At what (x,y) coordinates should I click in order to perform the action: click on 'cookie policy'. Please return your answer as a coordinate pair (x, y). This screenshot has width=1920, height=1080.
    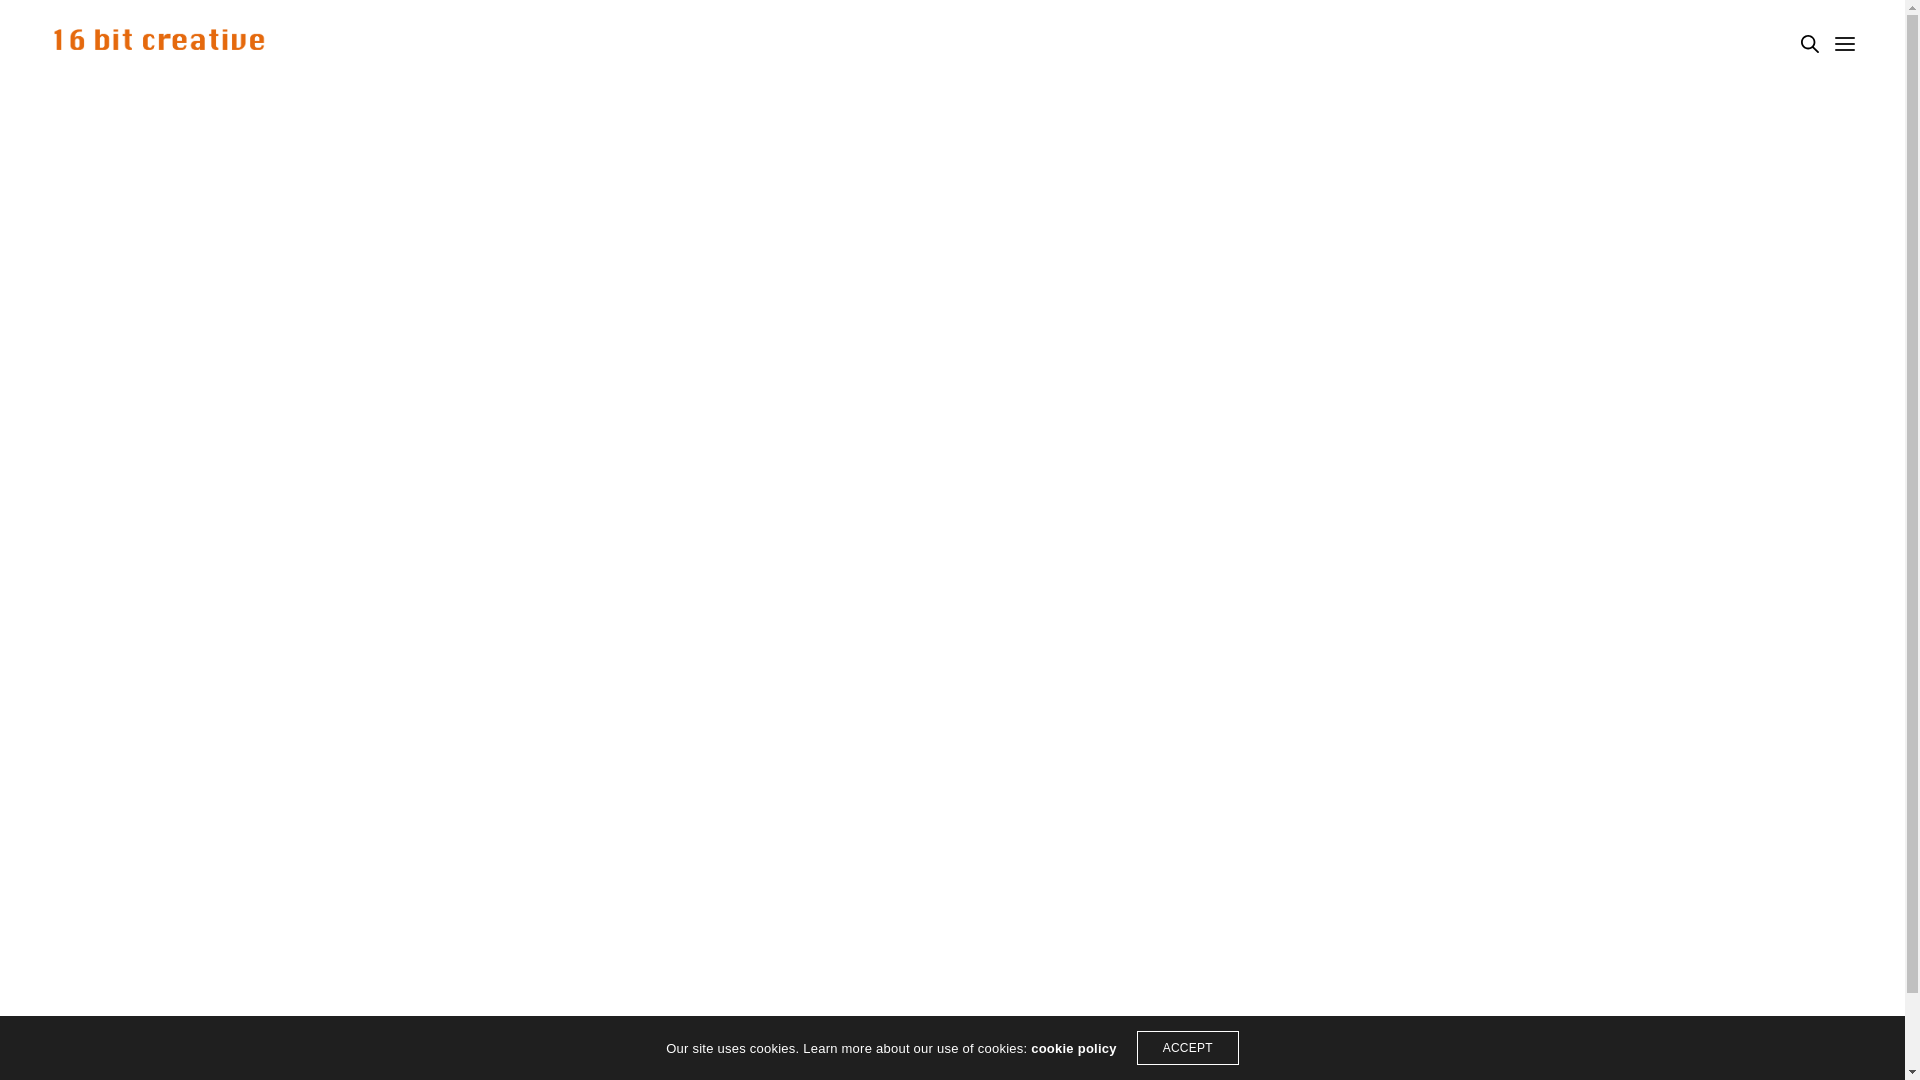
    Looking at the image, I should click on (1073, 1046).